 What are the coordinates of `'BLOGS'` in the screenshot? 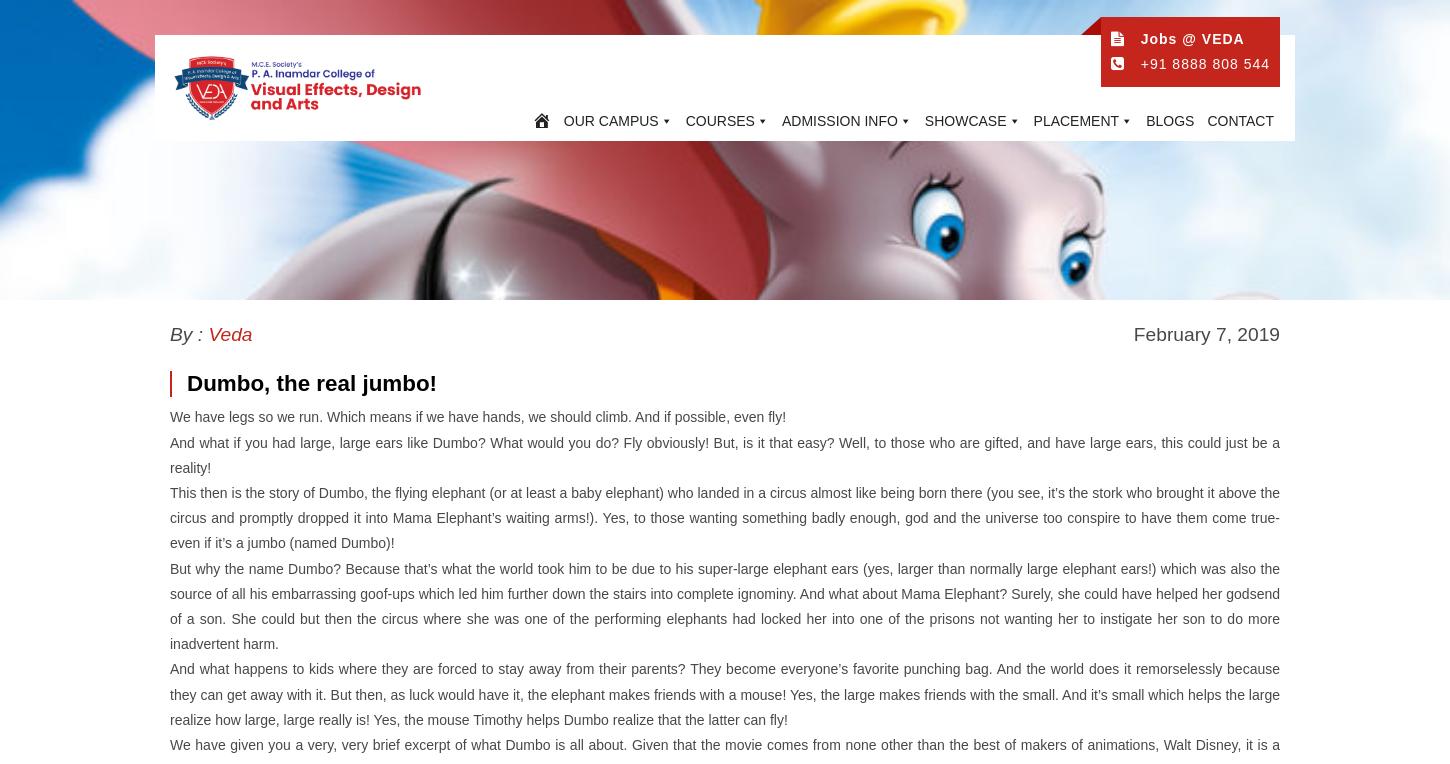 It's located at (1144, 120).